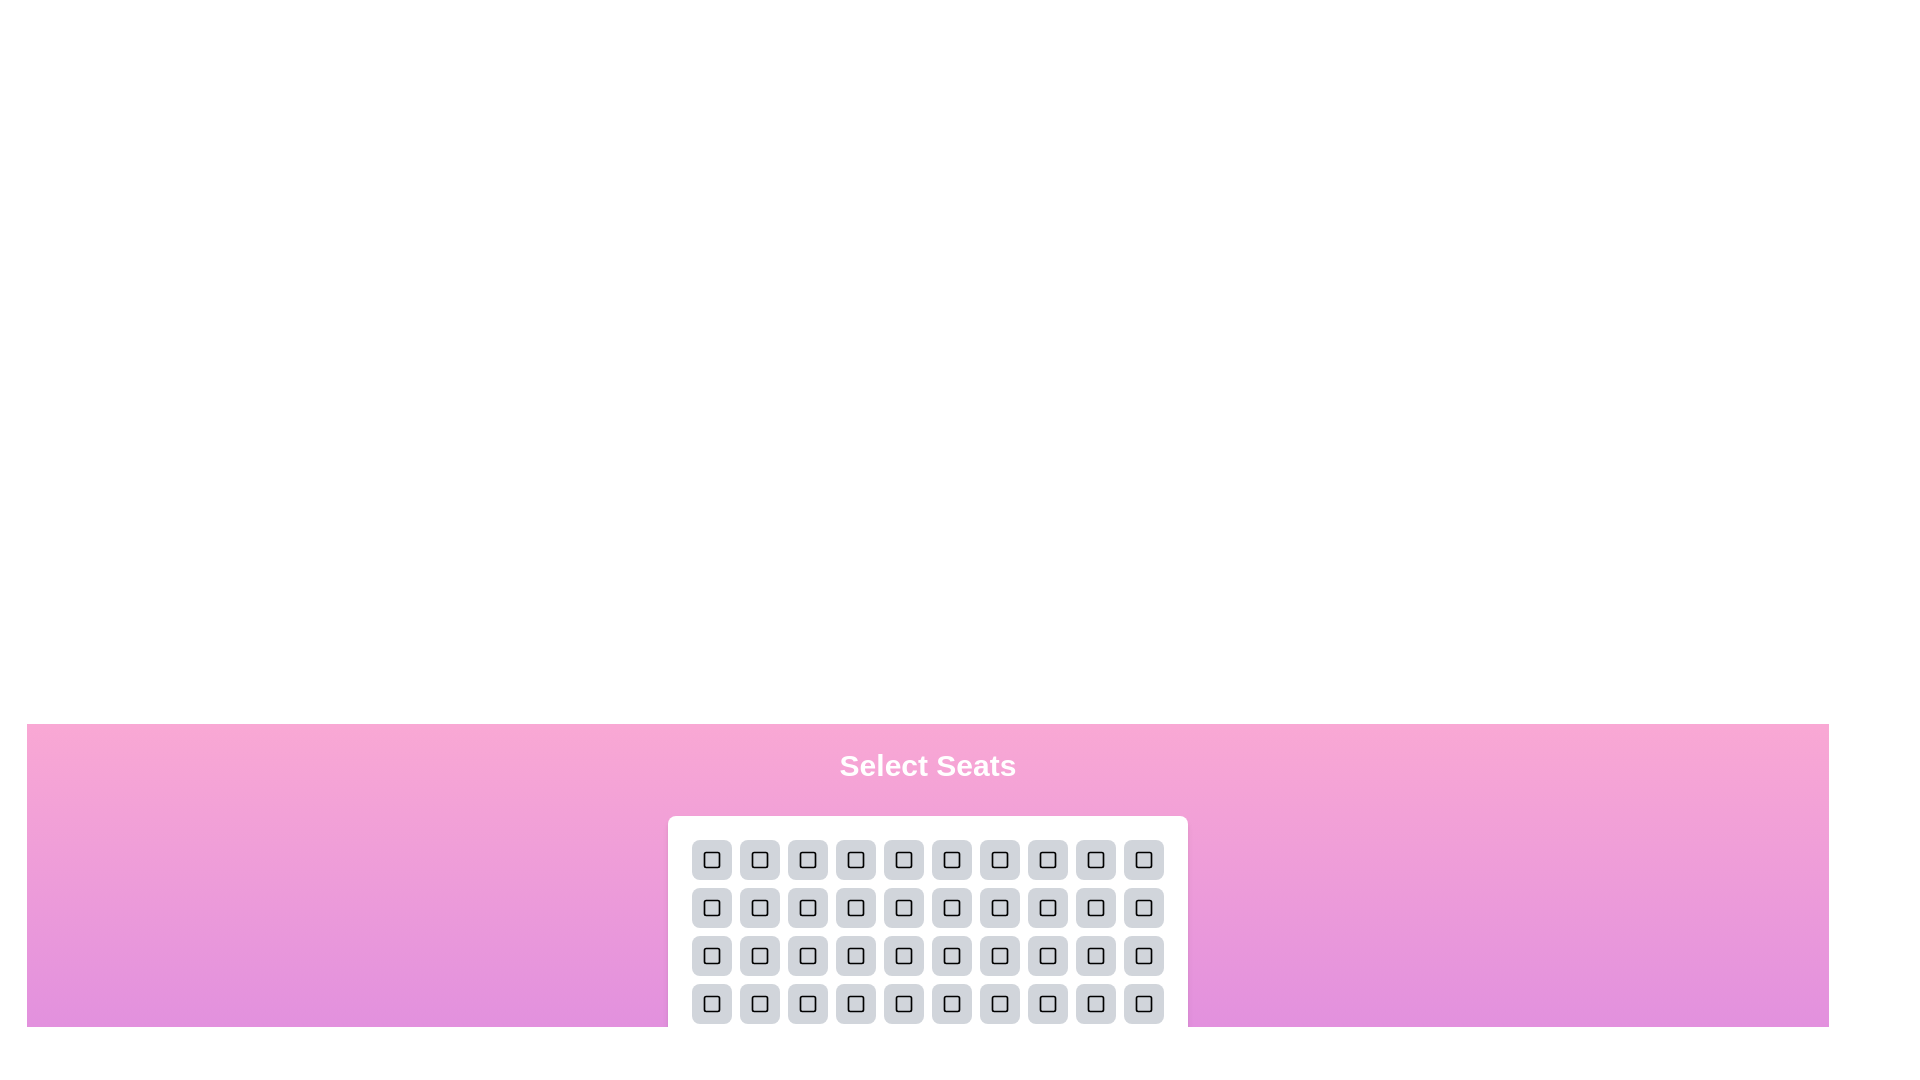 This screenshot has height=1080, width=1920. Describe the element at coordinates (711, 859) in the screenshot. I see `the selected seat to deselect it` at that location.